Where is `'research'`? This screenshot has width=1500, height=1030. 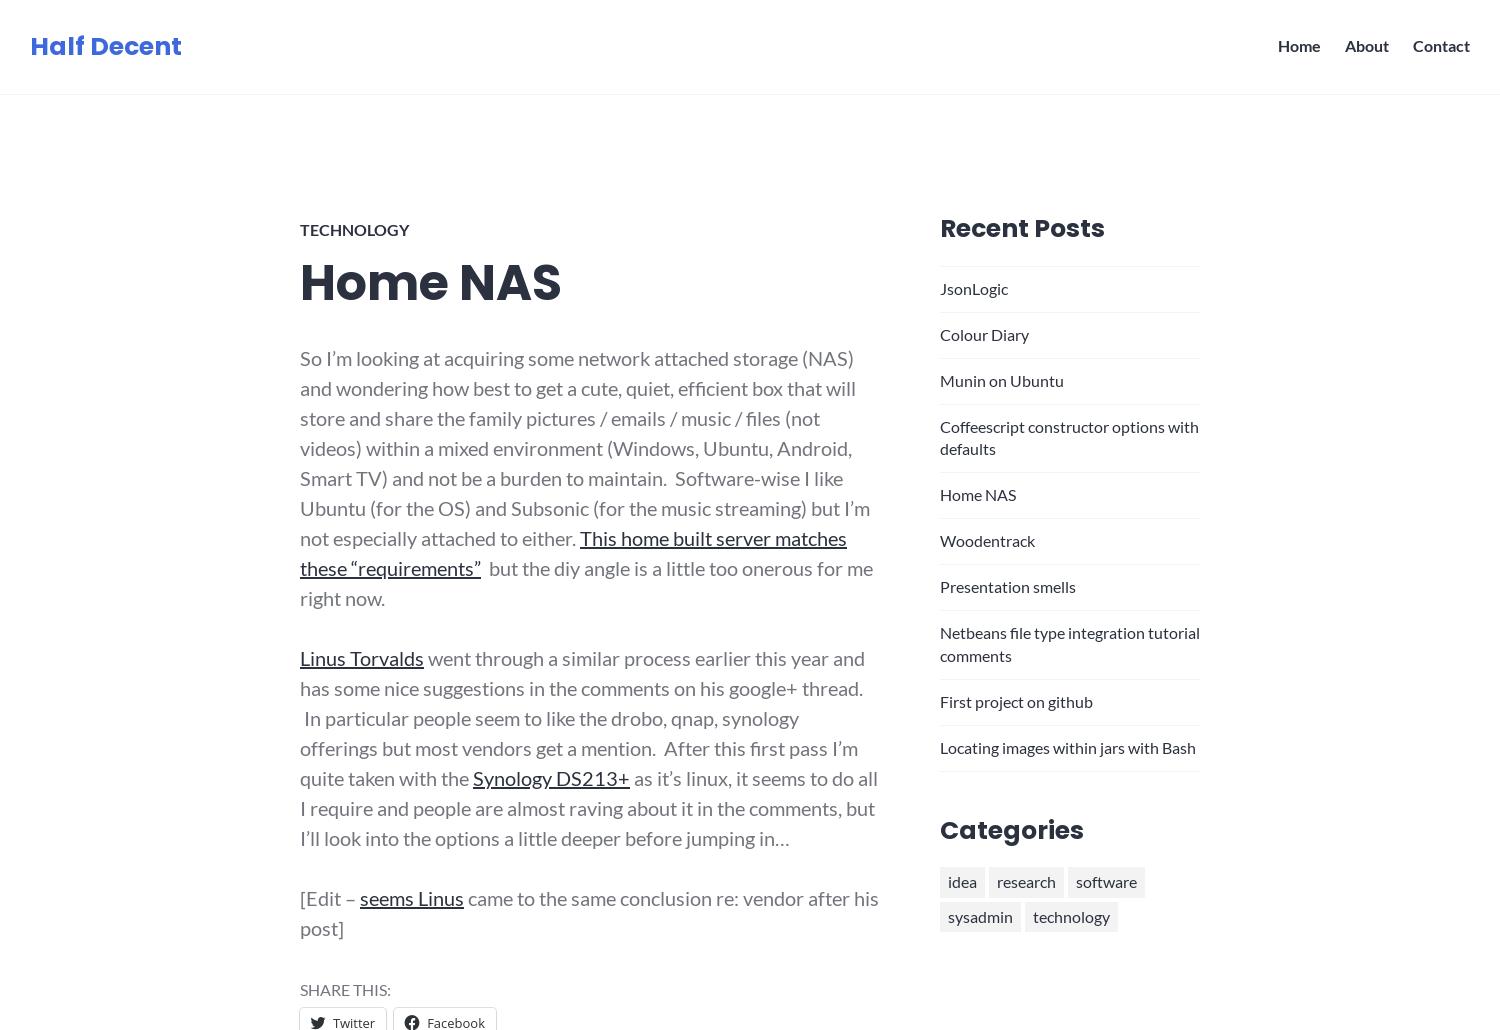
'research' is located at coordinates (1025, 881).